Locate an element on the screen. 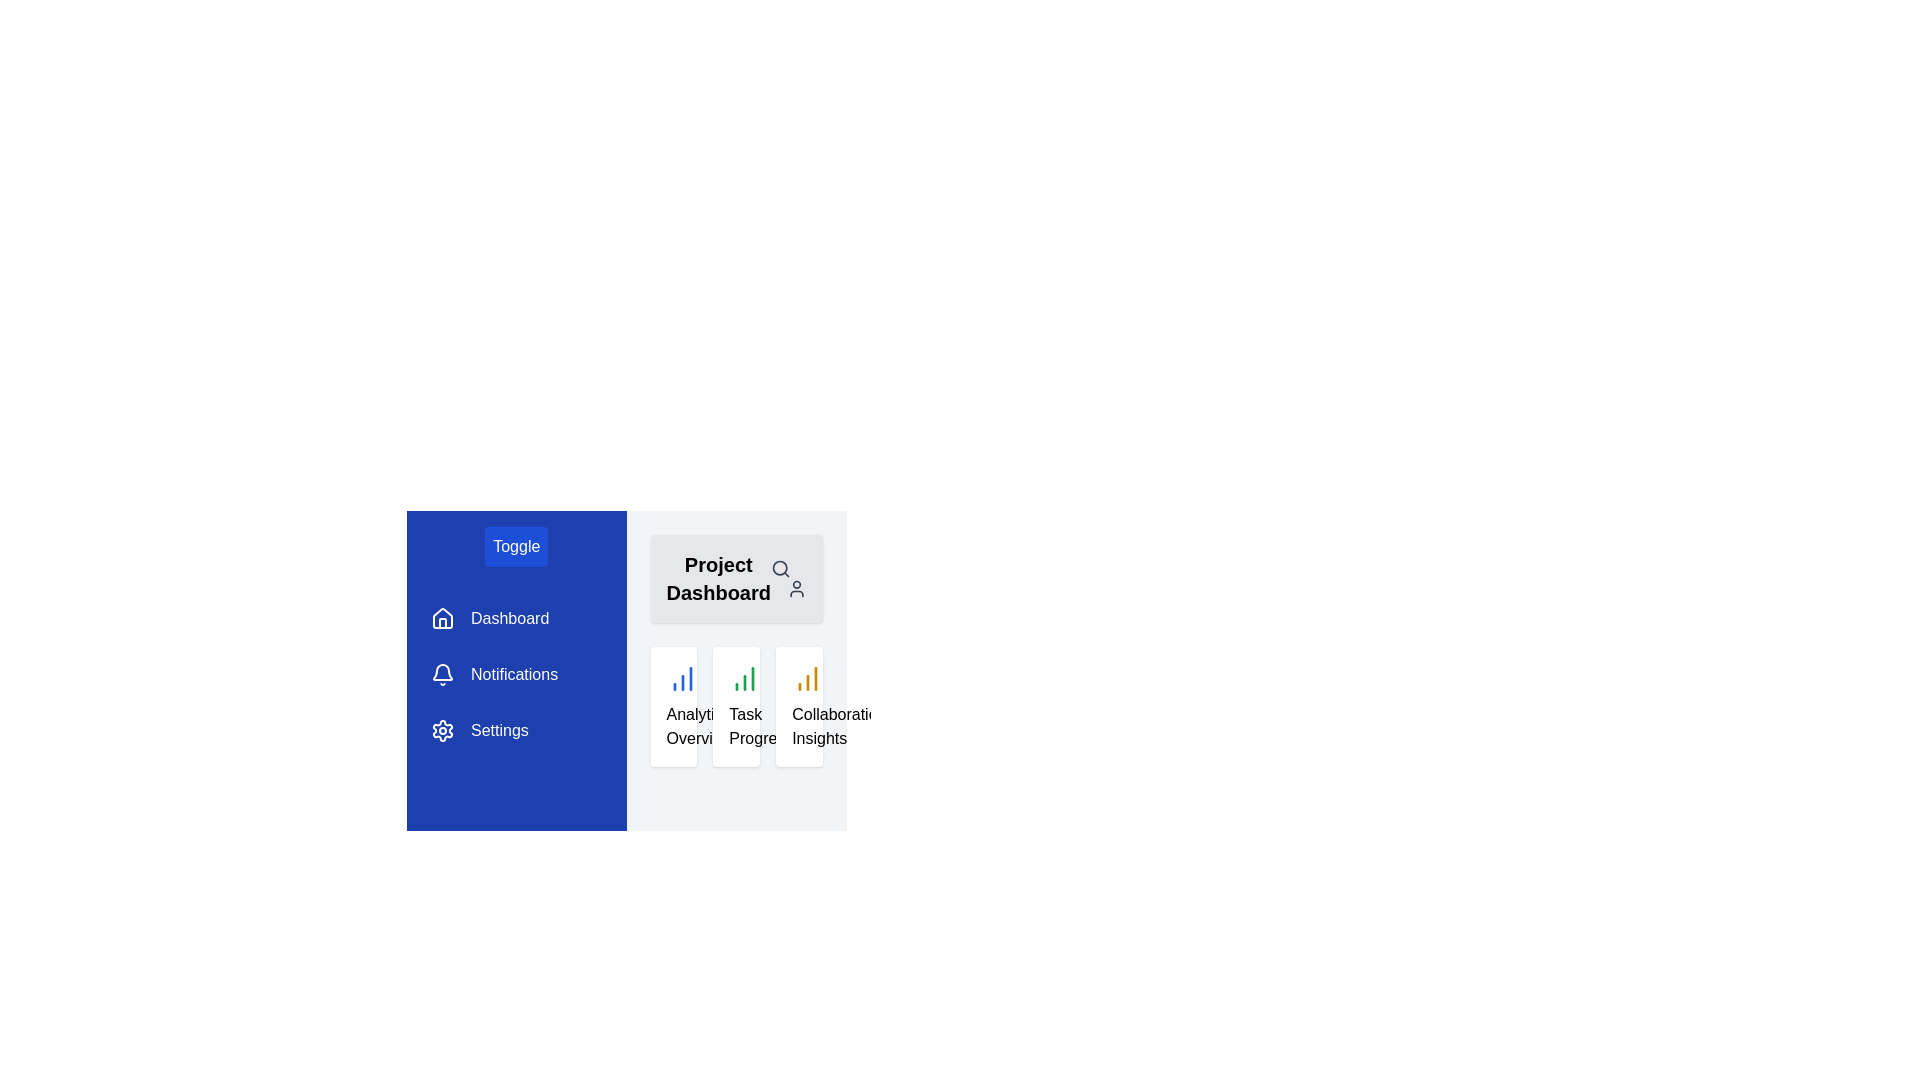  the analytics card located in the first column of the right panel, under the 'Project Dashboard' heading is located at coordinates (673, 705).